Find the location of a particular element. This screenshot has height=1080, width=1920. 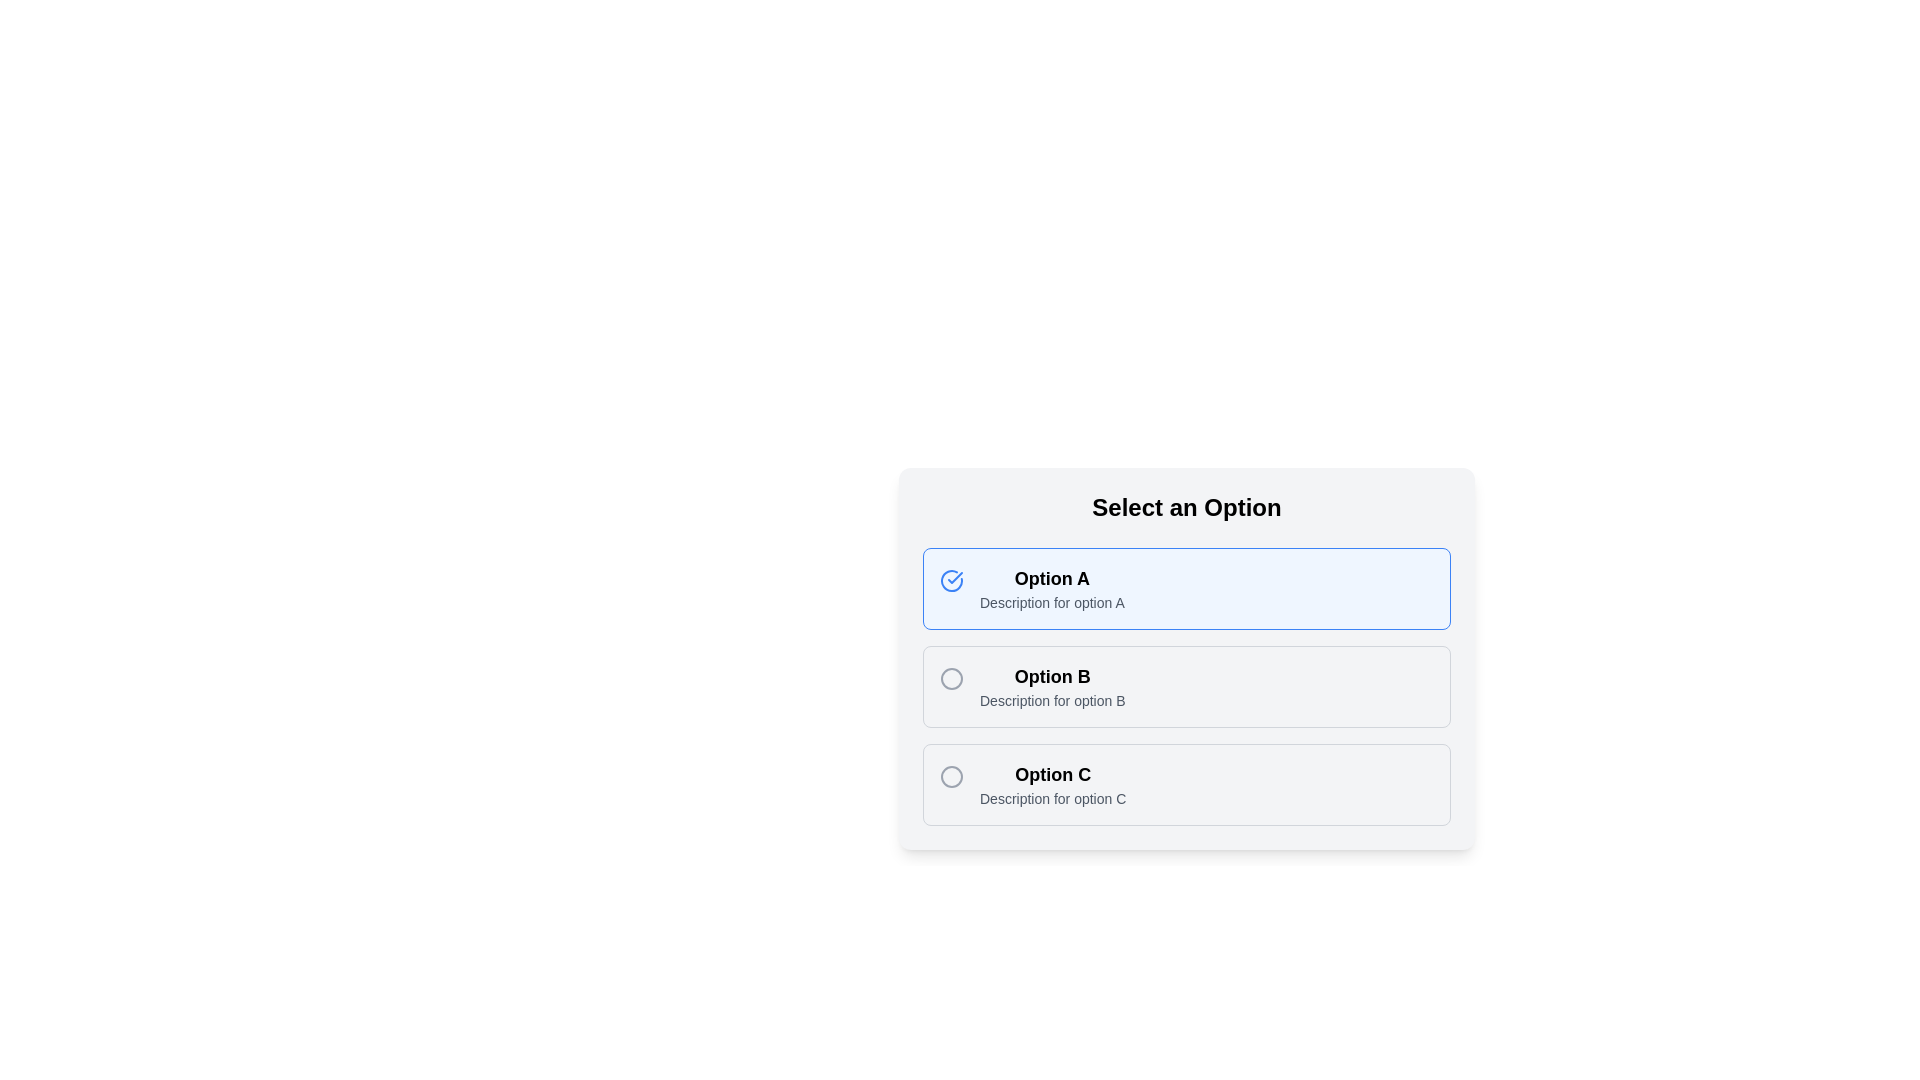

the bold text label that says 'Select an Option', which is located at the top of the card area is located at coordinates (1186, 507).